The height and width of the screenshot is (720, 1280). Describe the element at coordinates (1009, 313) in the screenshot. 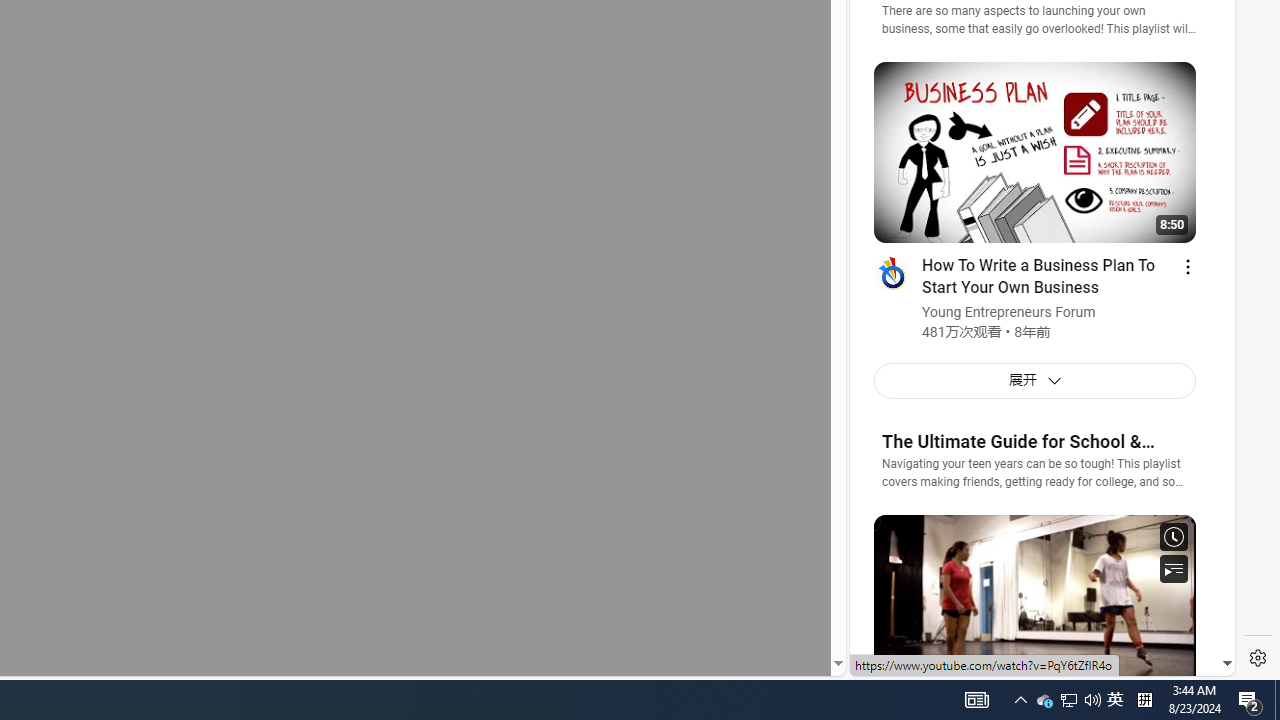

I see `'Young Entrepreneurs Forum'` at that location.